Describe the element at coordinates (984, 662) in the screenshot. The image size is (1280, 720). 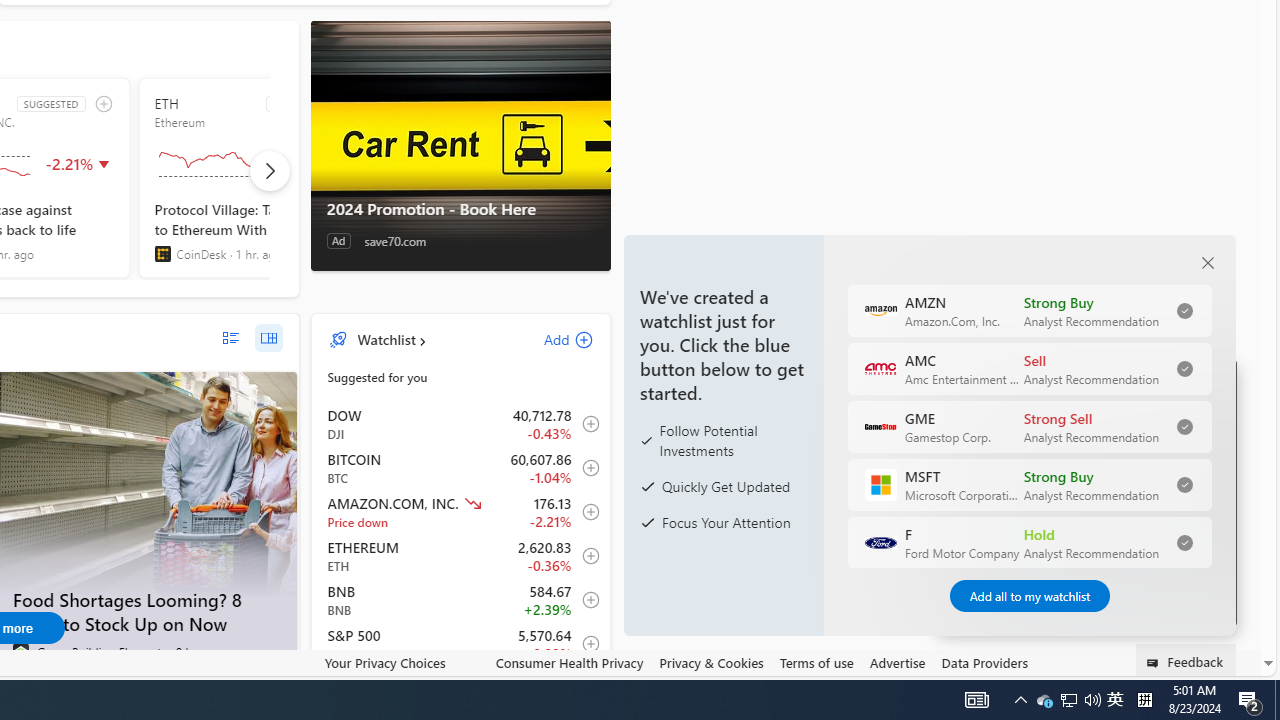
I see `'Data Providers'` at that location.